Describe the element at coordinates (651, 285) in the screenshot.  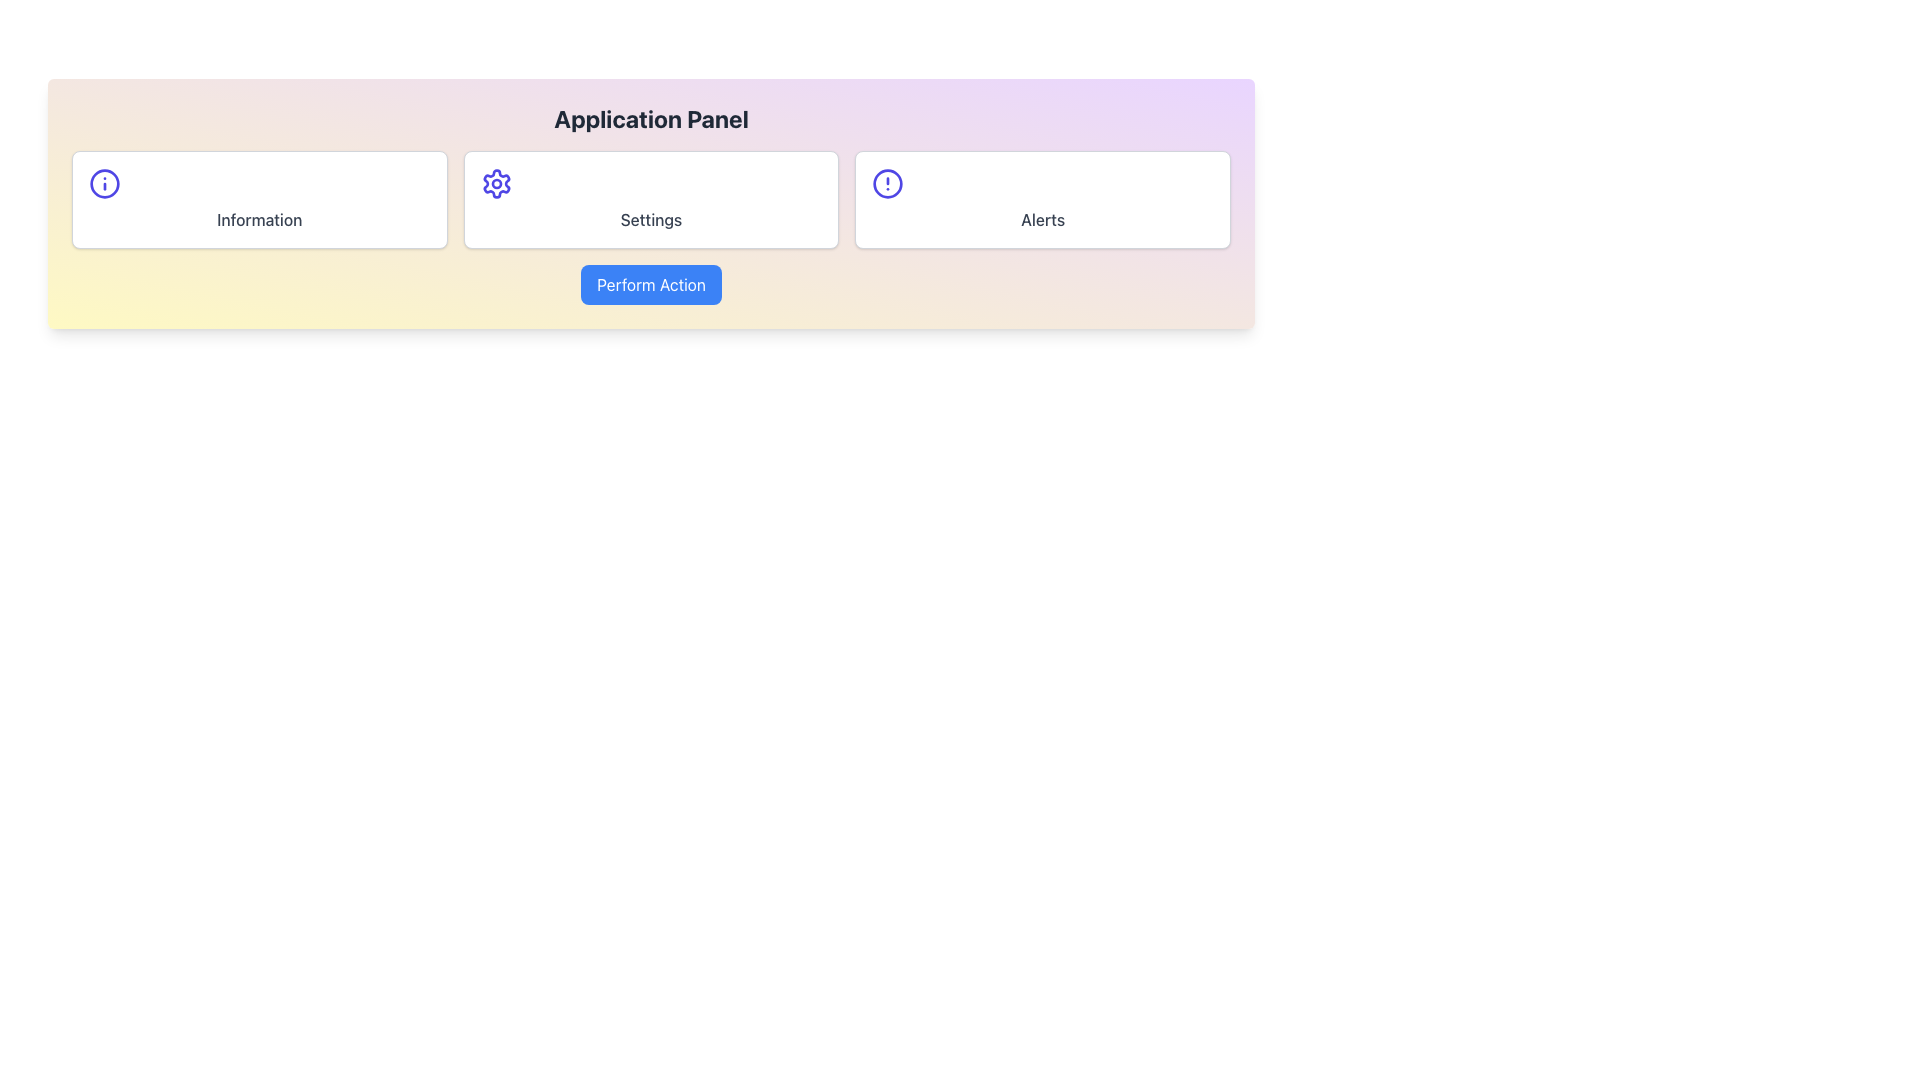
I see `the call-to-action button located below the 'Application Panel', centrally aligned beneath 'Information', 'Settings', and 'Alerts'` at that location.